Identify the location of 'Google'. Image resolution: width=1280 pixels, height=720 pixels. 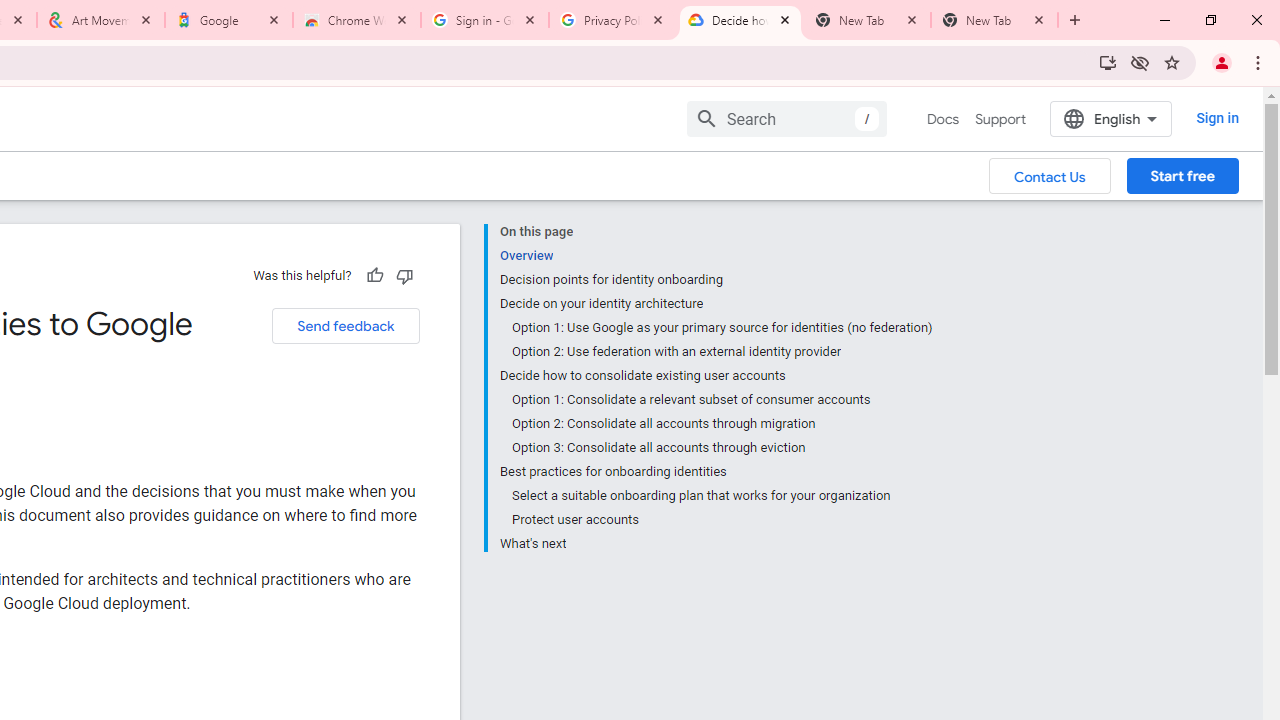
(229, 20).